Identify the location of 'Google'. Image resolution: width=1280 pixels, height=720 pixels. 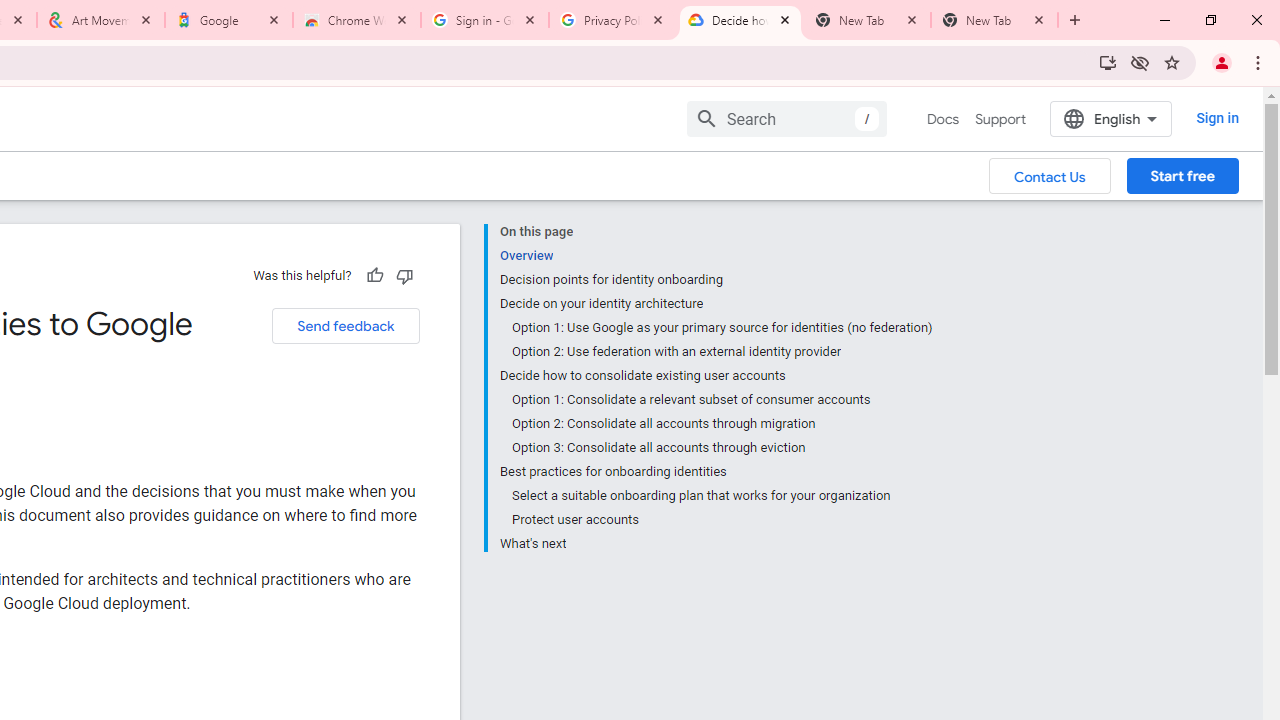
(229, 20).